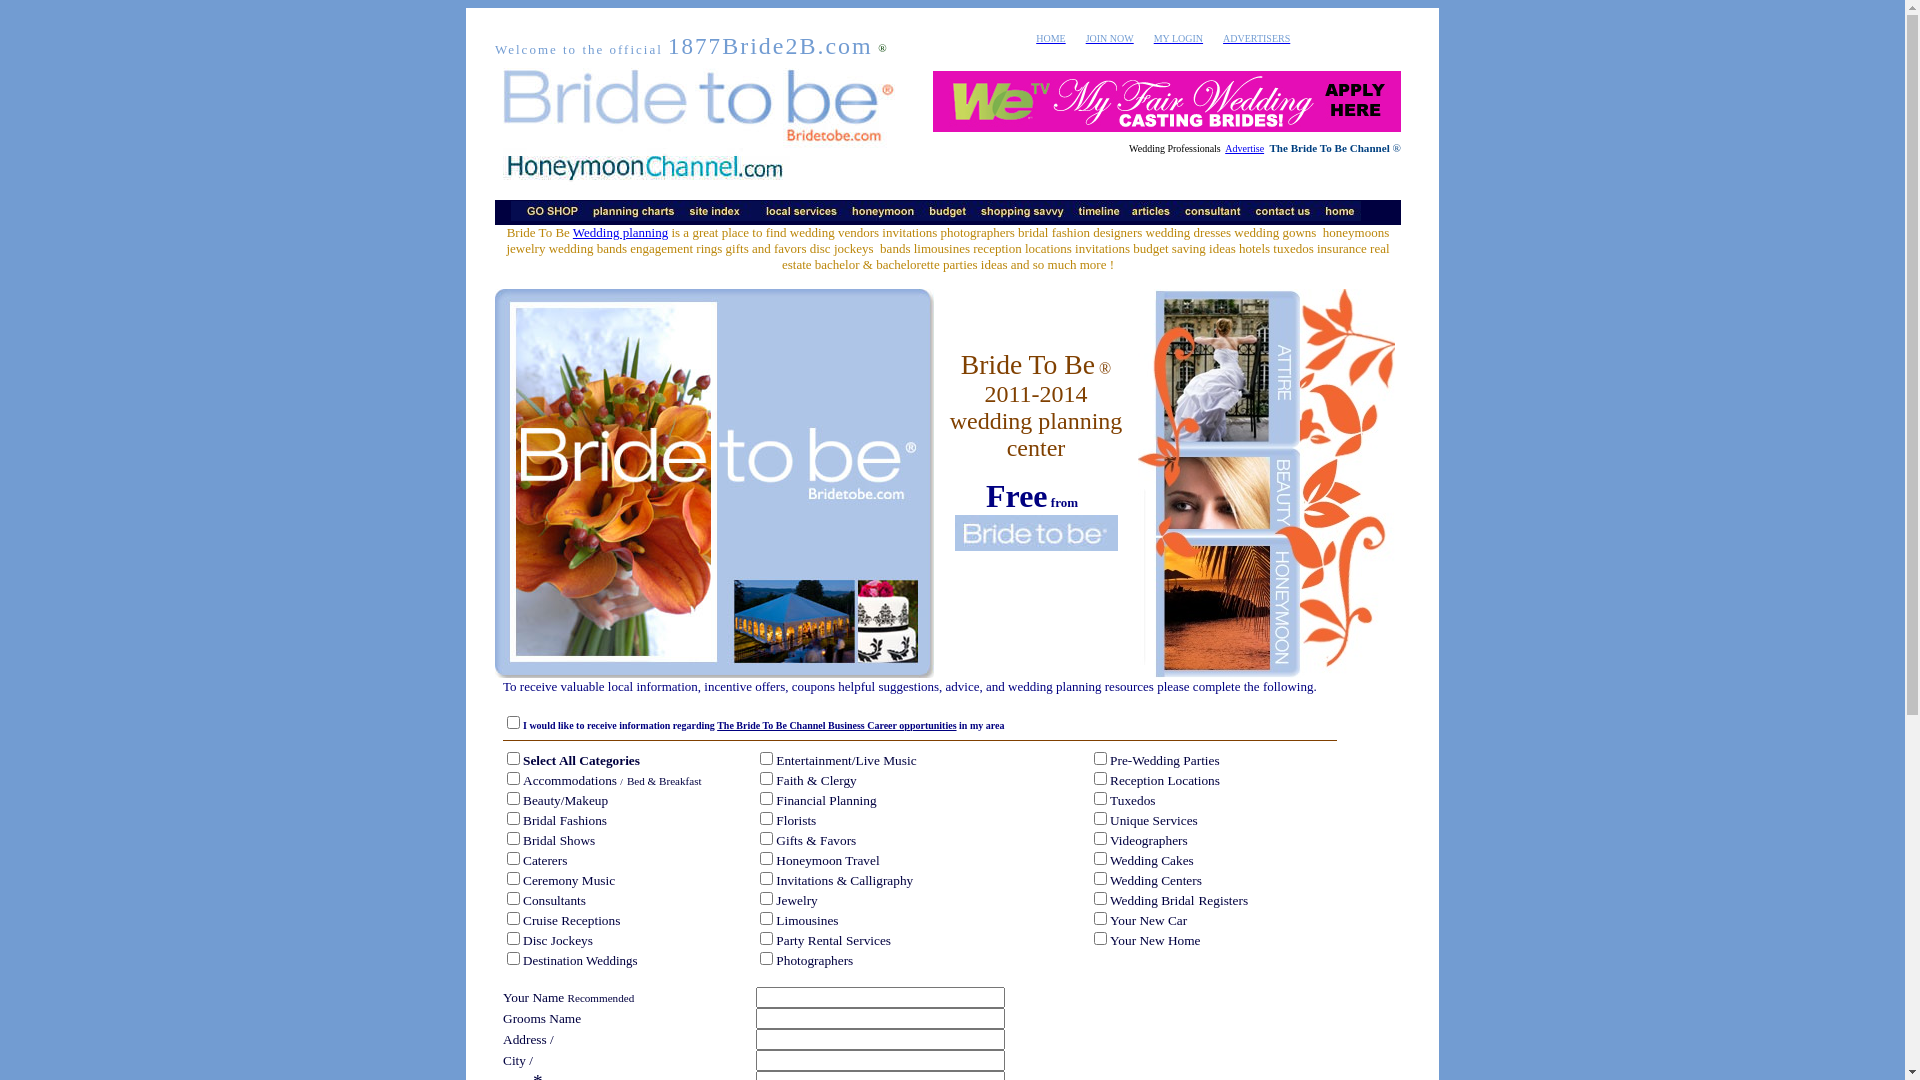 This screenshot has height=1080, width=1920. Describe the element at coordinates (1036, 38) in the screenshot. I see `'HOME'` at that location.